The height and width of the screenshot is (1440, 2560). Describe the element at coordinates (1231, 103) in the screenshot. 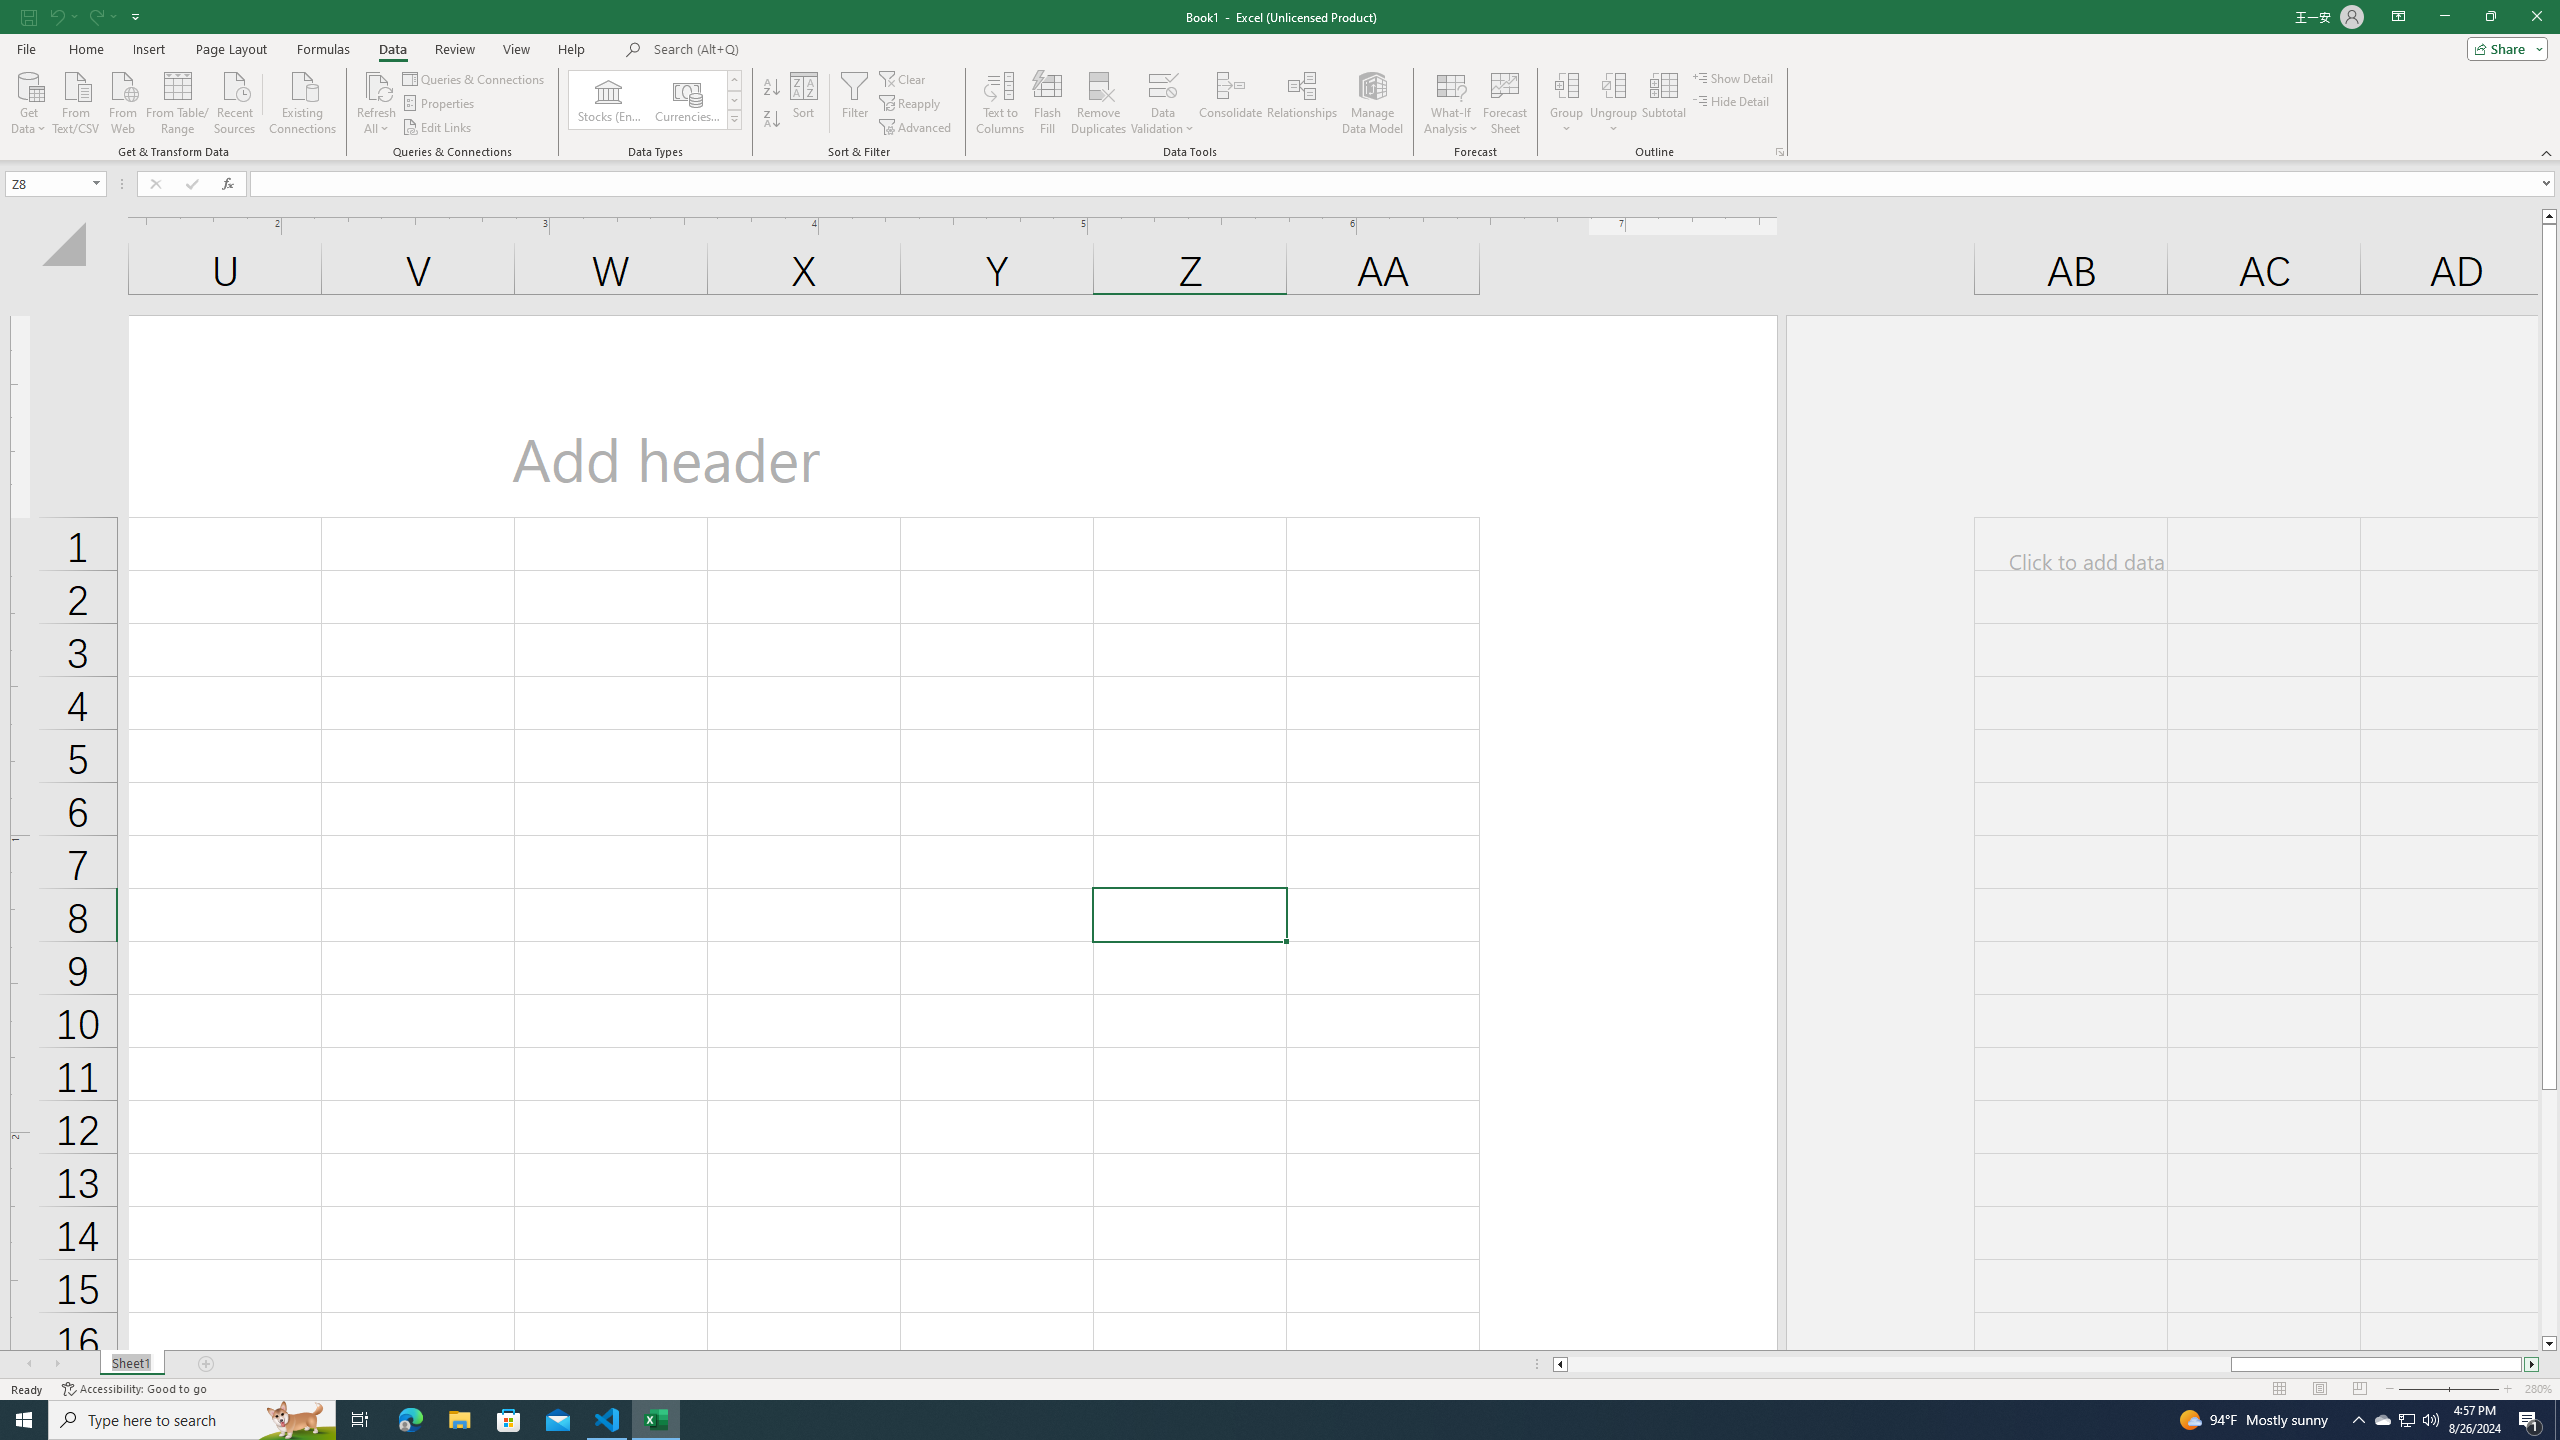

I see `'Consolidate...'` at that location.